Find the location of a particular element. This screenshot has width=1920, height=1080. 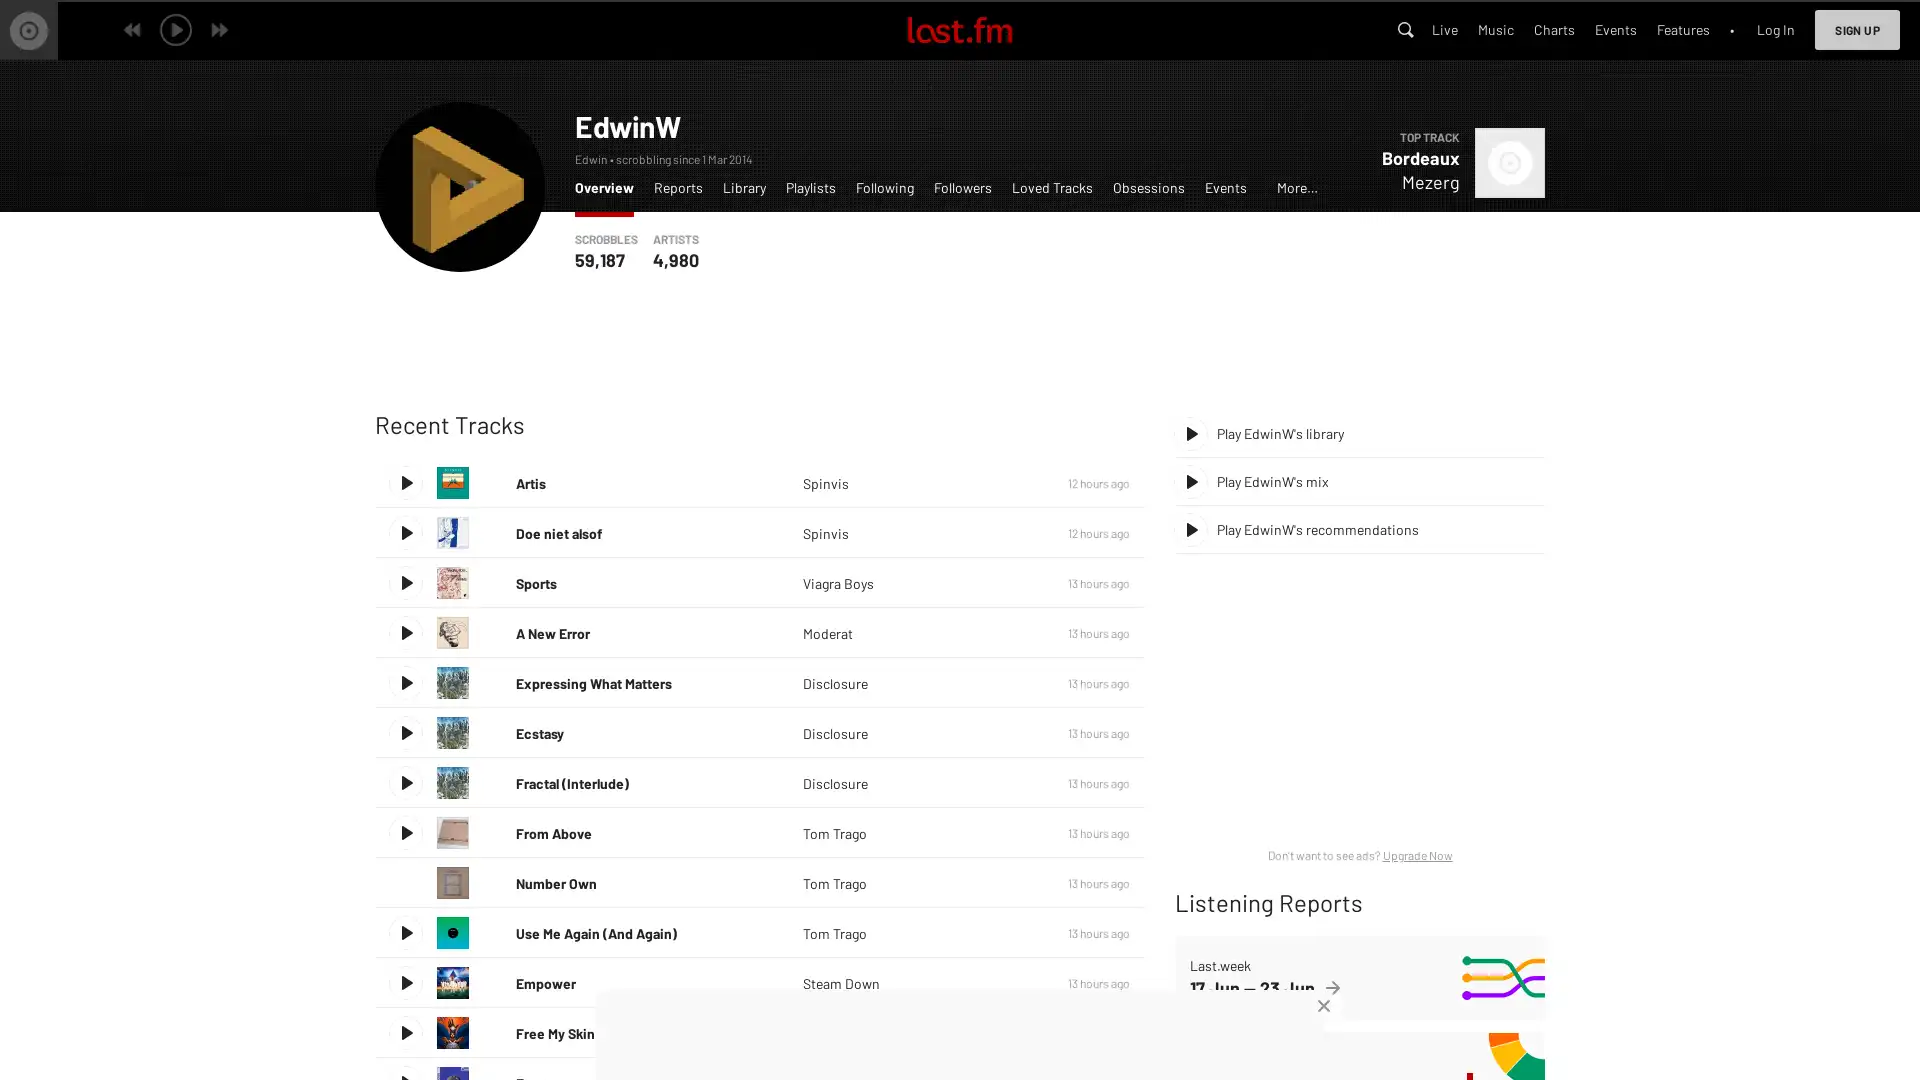

More is located at coordinates (1008, 632).